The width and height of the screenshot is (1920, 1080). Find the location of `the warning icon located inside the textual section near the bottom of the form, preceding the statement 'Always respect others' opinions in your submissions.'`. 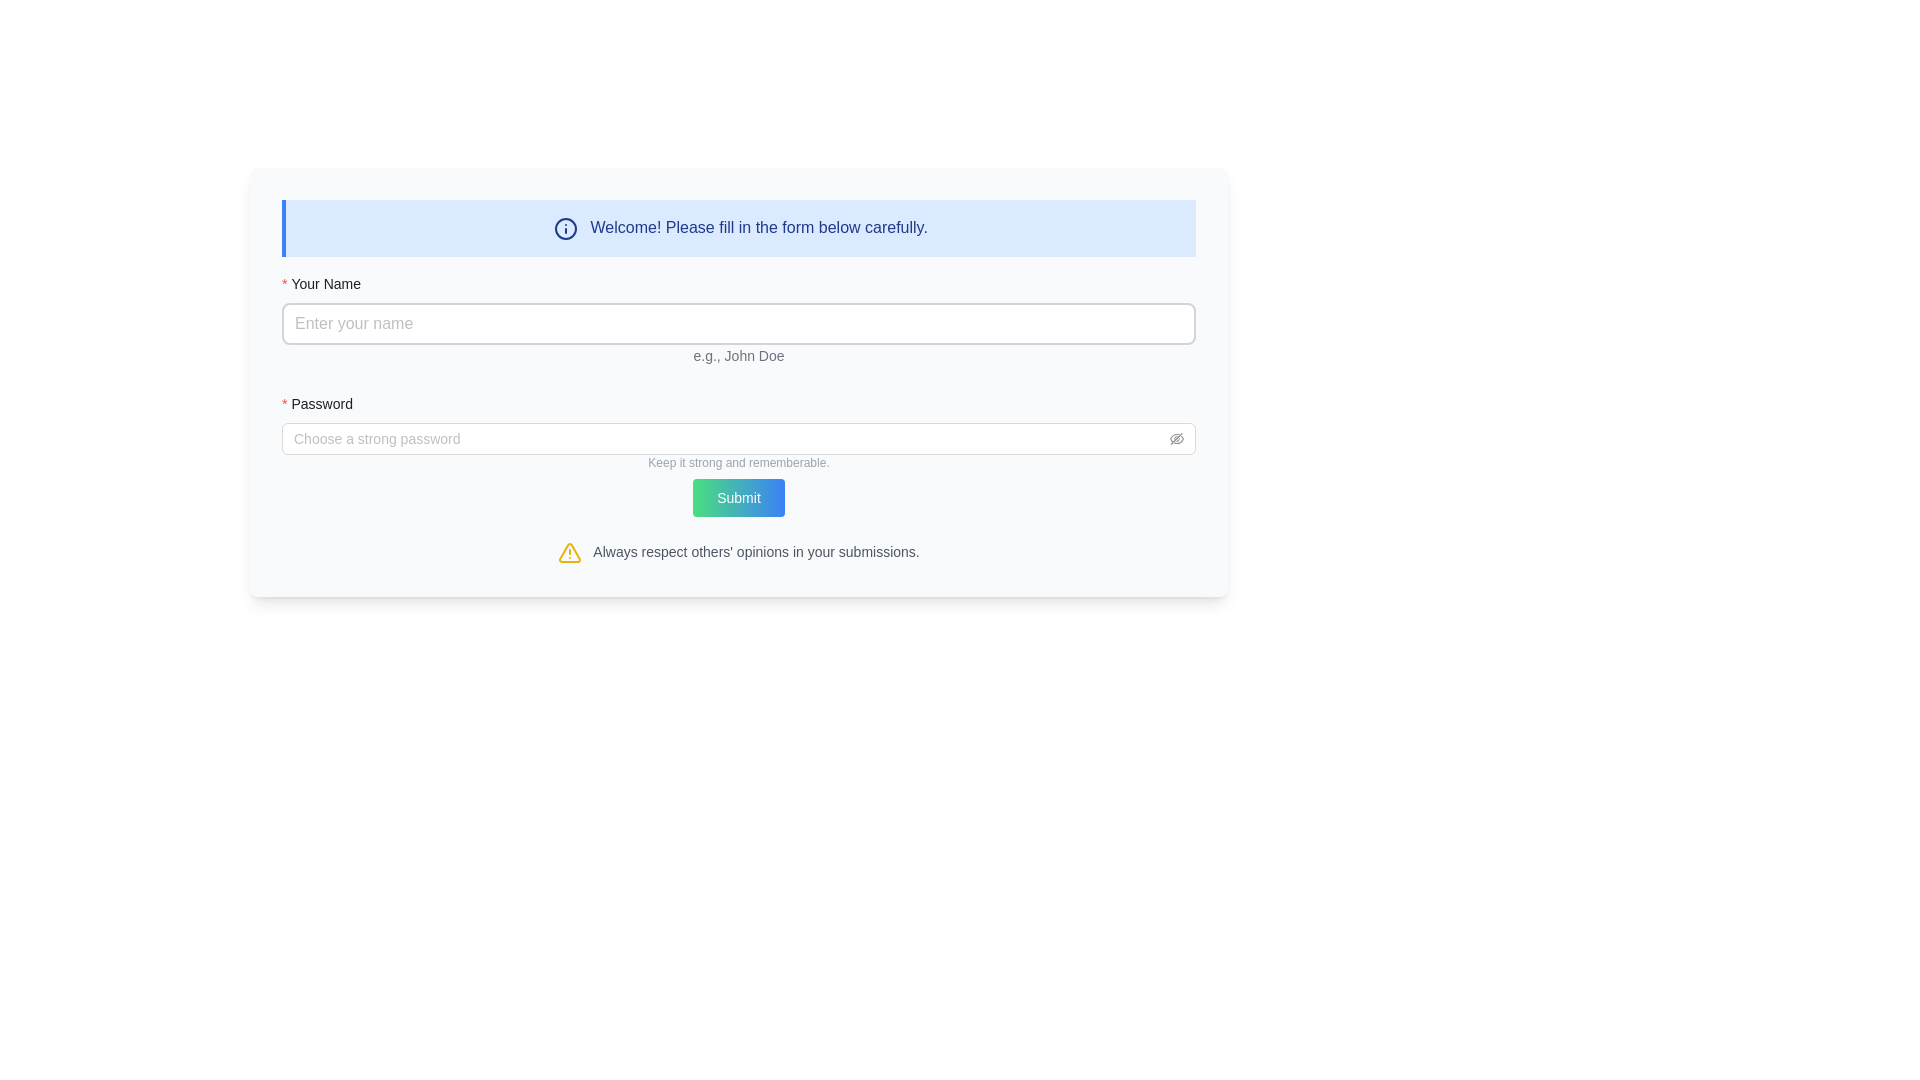

the warning icon located inside the textual section near the bottom of the form, preceding the statement 'Always respect others' opinions in your submissions.' is located at coordinates (569, 552).